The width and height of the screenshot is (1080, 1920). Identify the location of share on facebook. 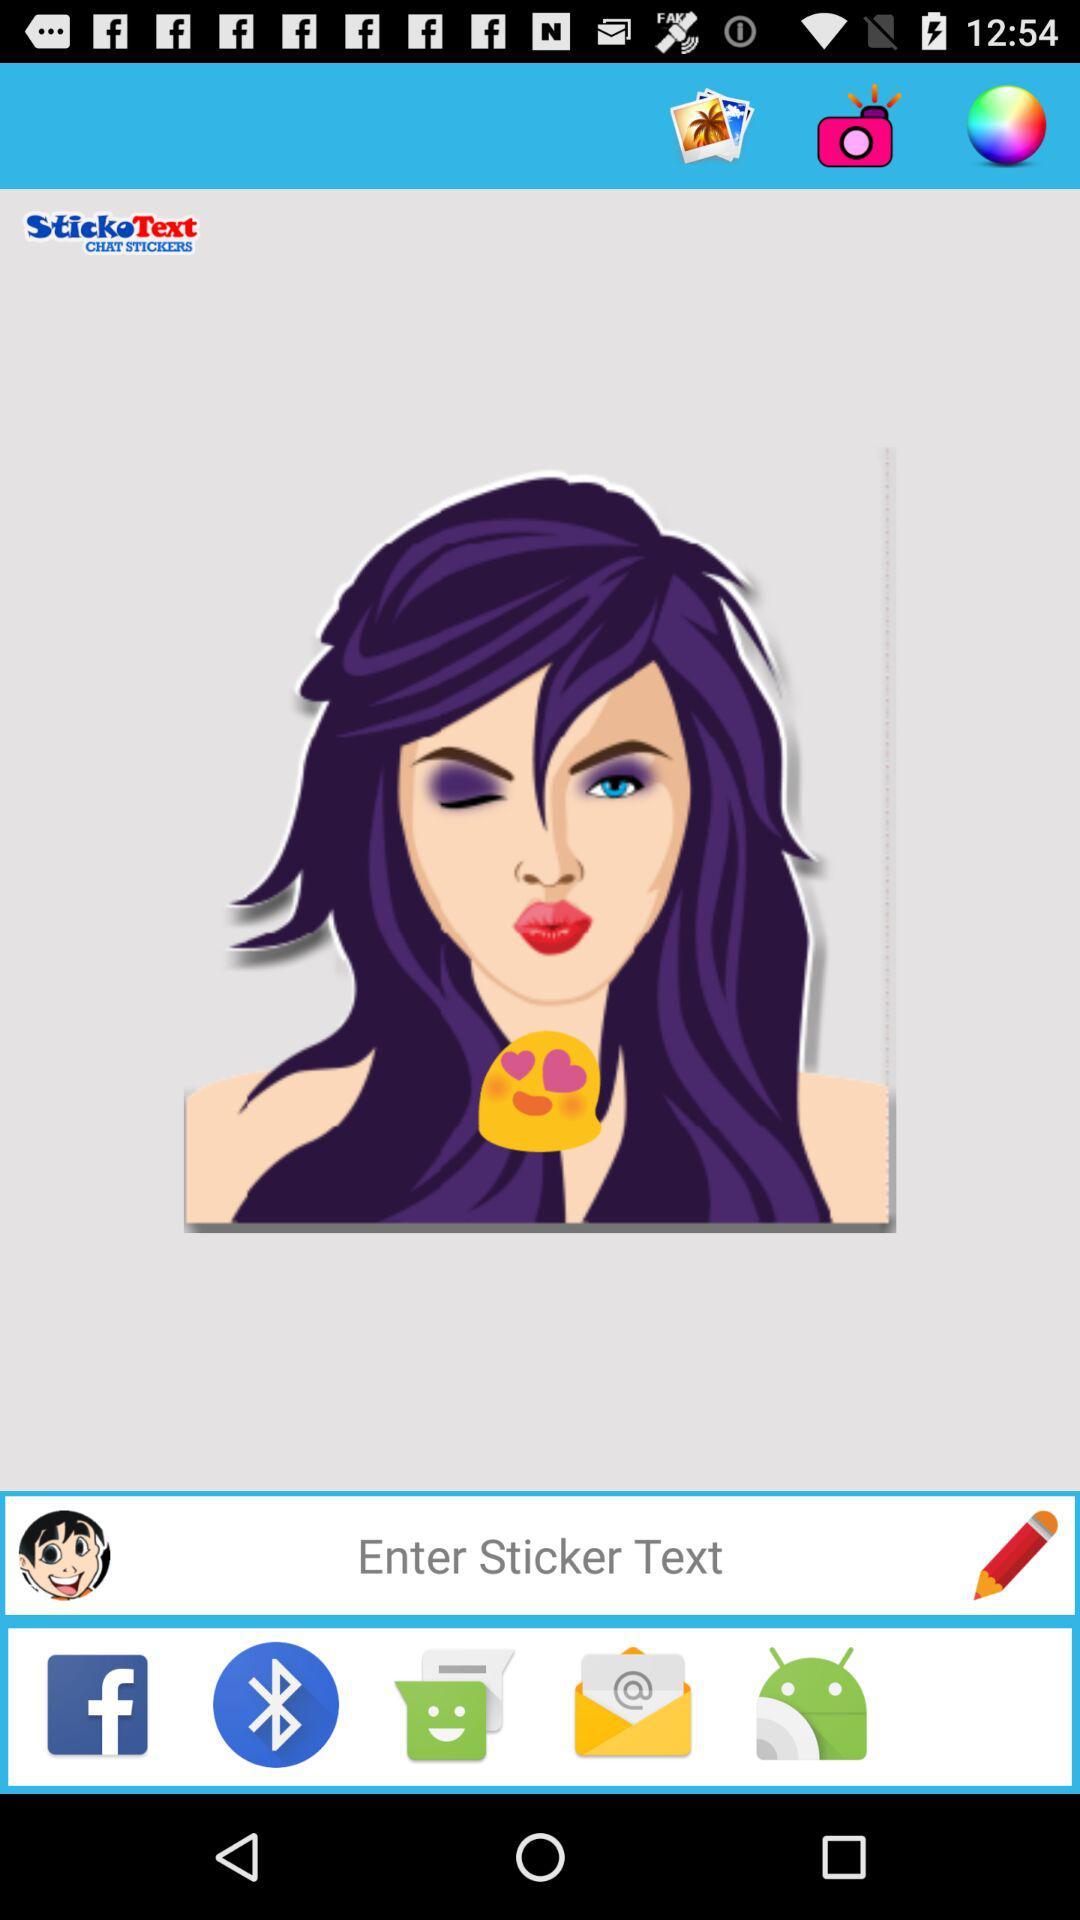
(97, 1703).